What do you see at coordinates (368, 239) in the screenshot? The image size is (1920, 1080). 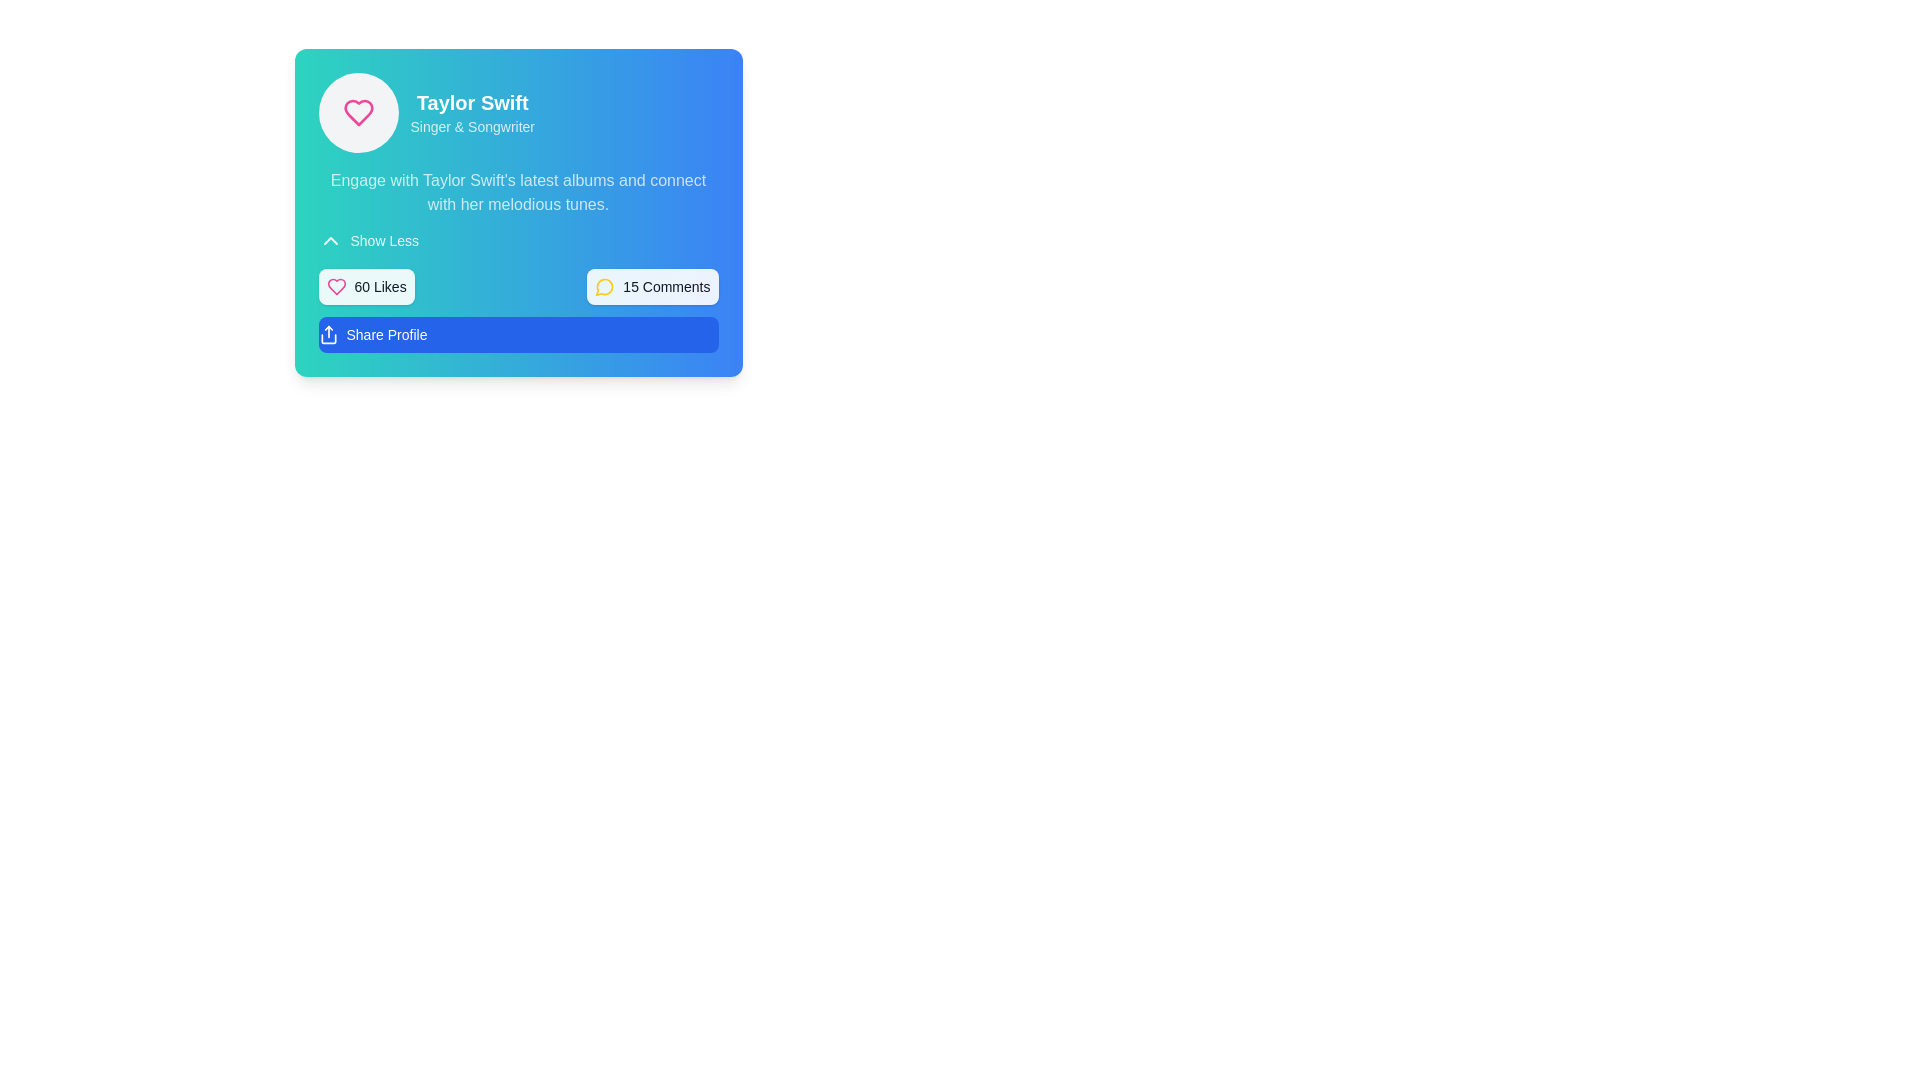 I see `the 'Show Less' button, which features white text and an upward-pointing chevron icon` at bounding box center [368, 239].